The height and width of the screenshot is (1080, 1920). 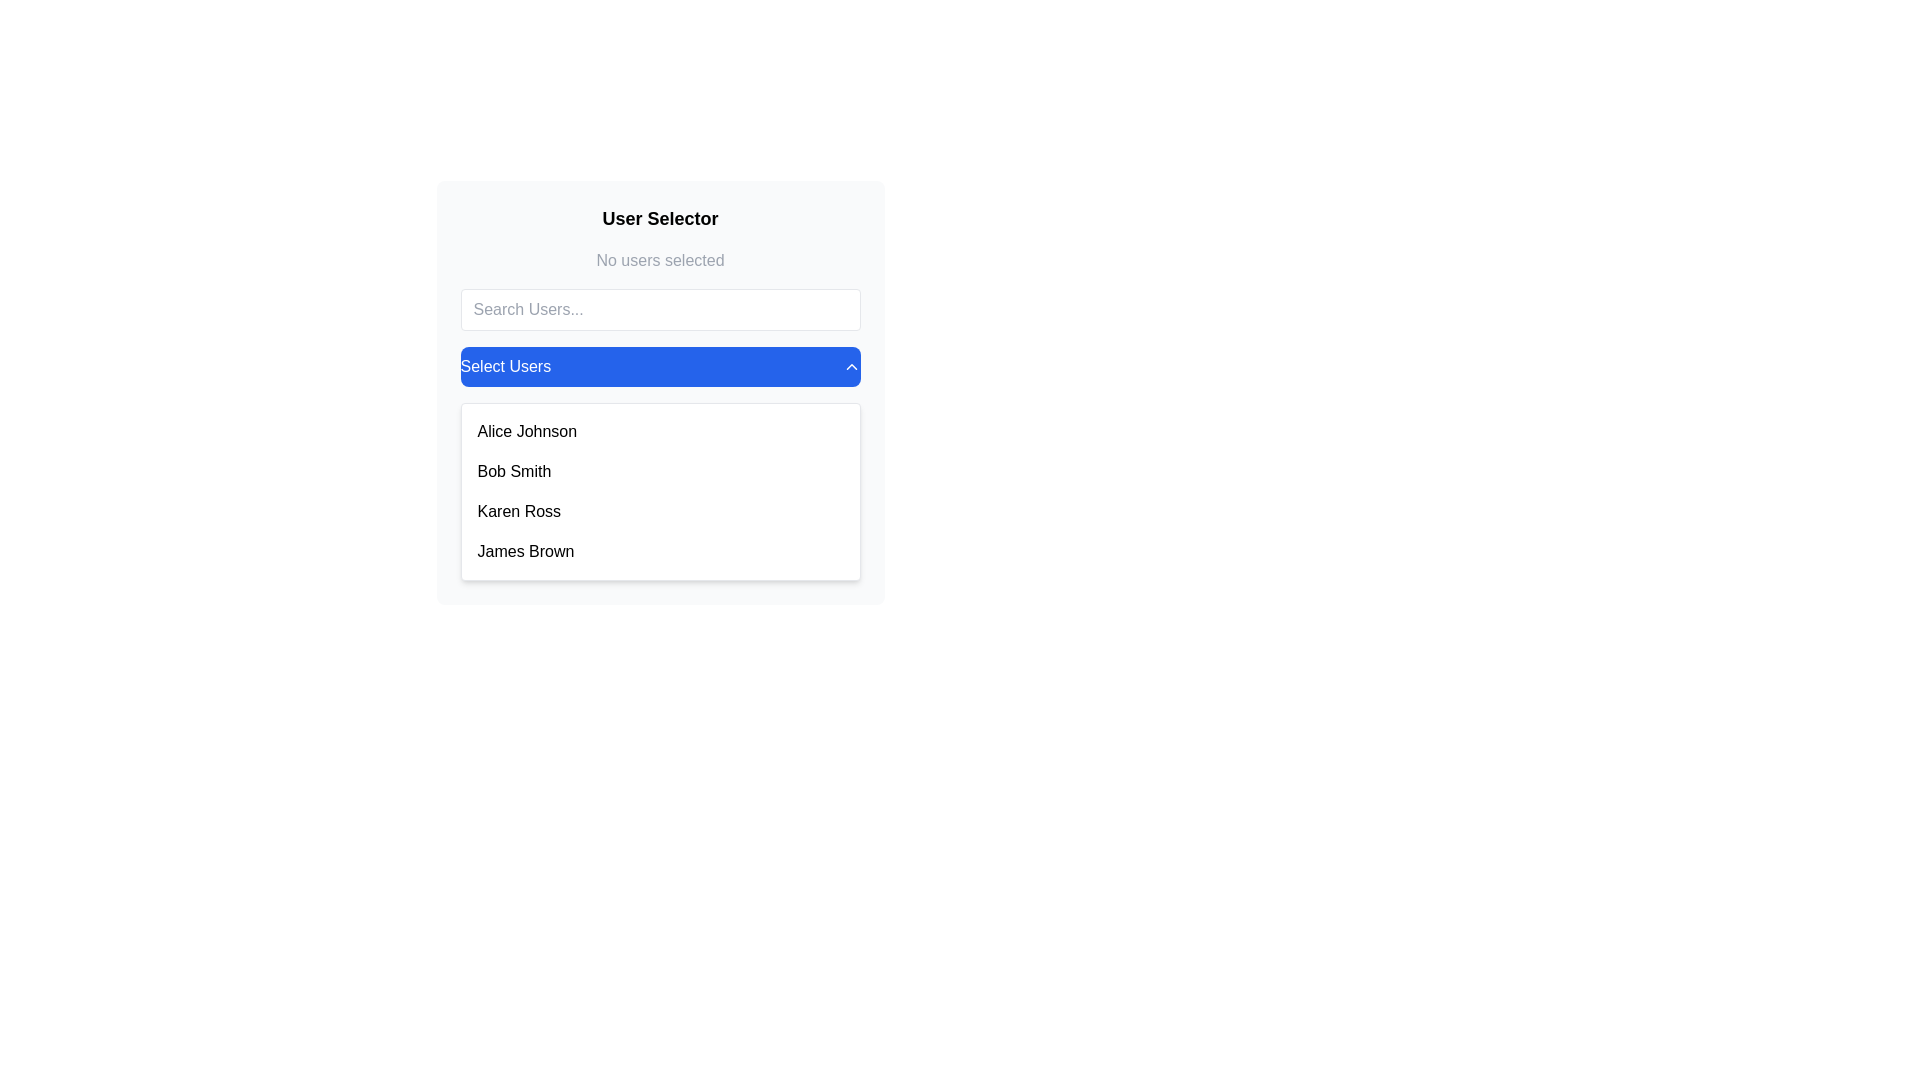 What do you see at coordinates (525, 551) in the screenshot?
I see `the text label displaying 'James Brown' in the dropdown list` at bounding box center [525, 551].